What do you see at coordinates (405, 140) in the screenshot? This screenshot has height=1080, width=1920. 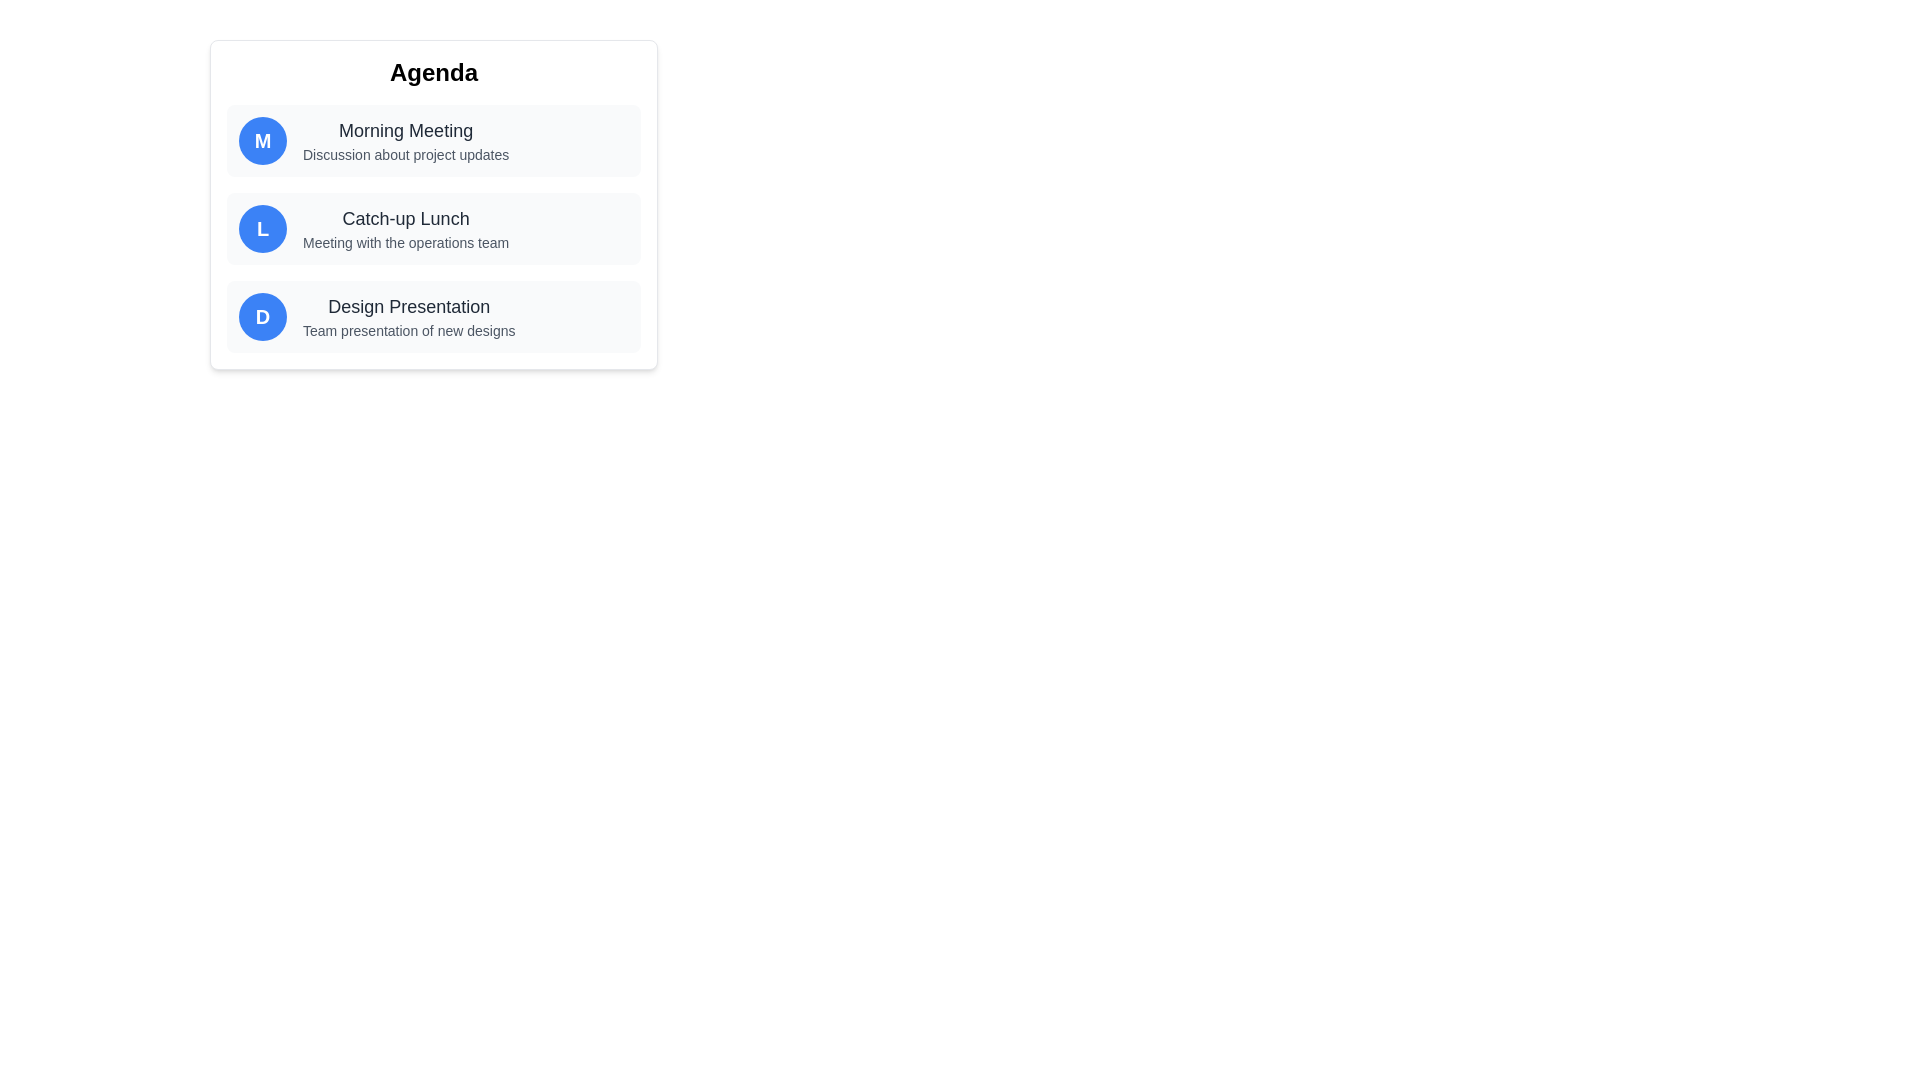 I see `the meeting entry text label located in the upper portion of the vertical list within the agenda card` at bounding box center [405, 140].